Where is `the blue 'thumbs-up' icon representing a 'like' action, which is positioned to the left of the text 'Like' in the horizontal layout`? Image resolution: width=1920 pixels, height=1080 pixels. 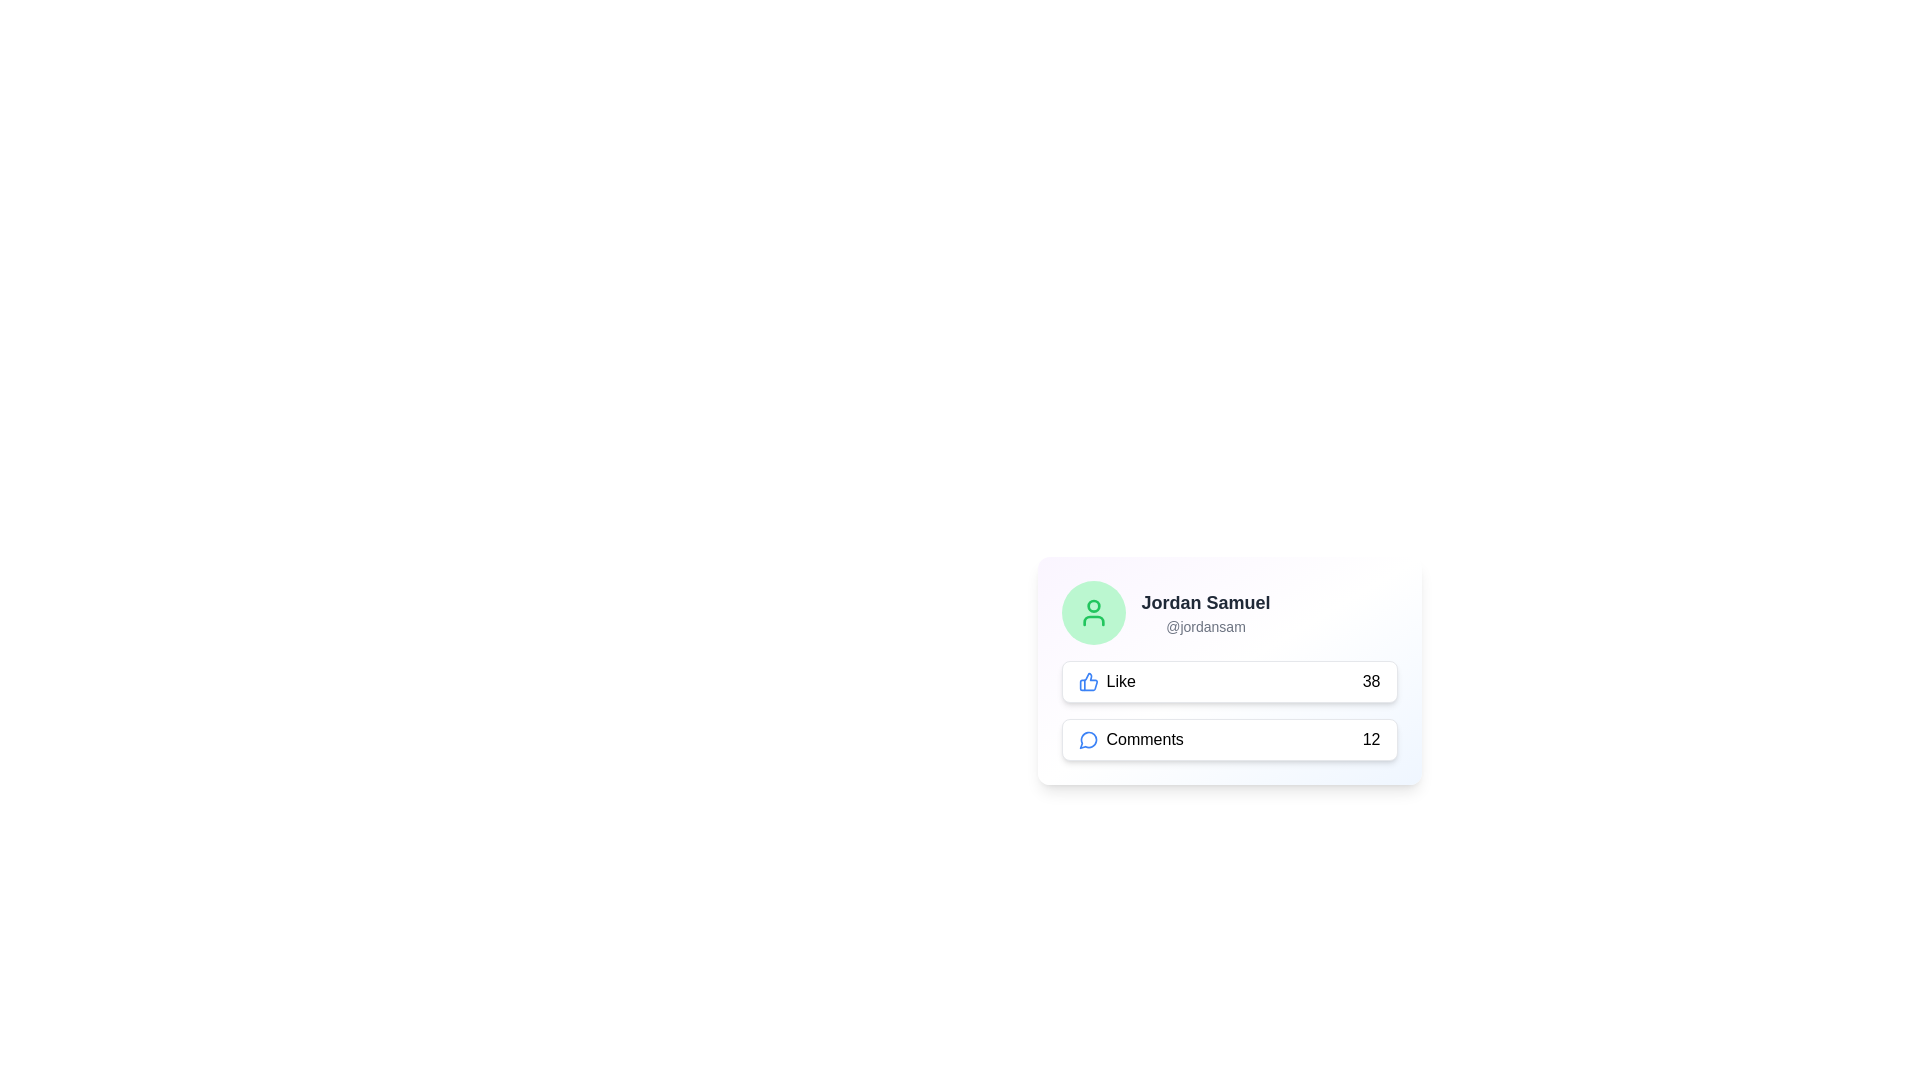 the blue 'thumbs-up' icon representing a 'like' action, which is positioned to the left of the text 'Like' in the horizontal layout is located at coordinates (1087, 681).